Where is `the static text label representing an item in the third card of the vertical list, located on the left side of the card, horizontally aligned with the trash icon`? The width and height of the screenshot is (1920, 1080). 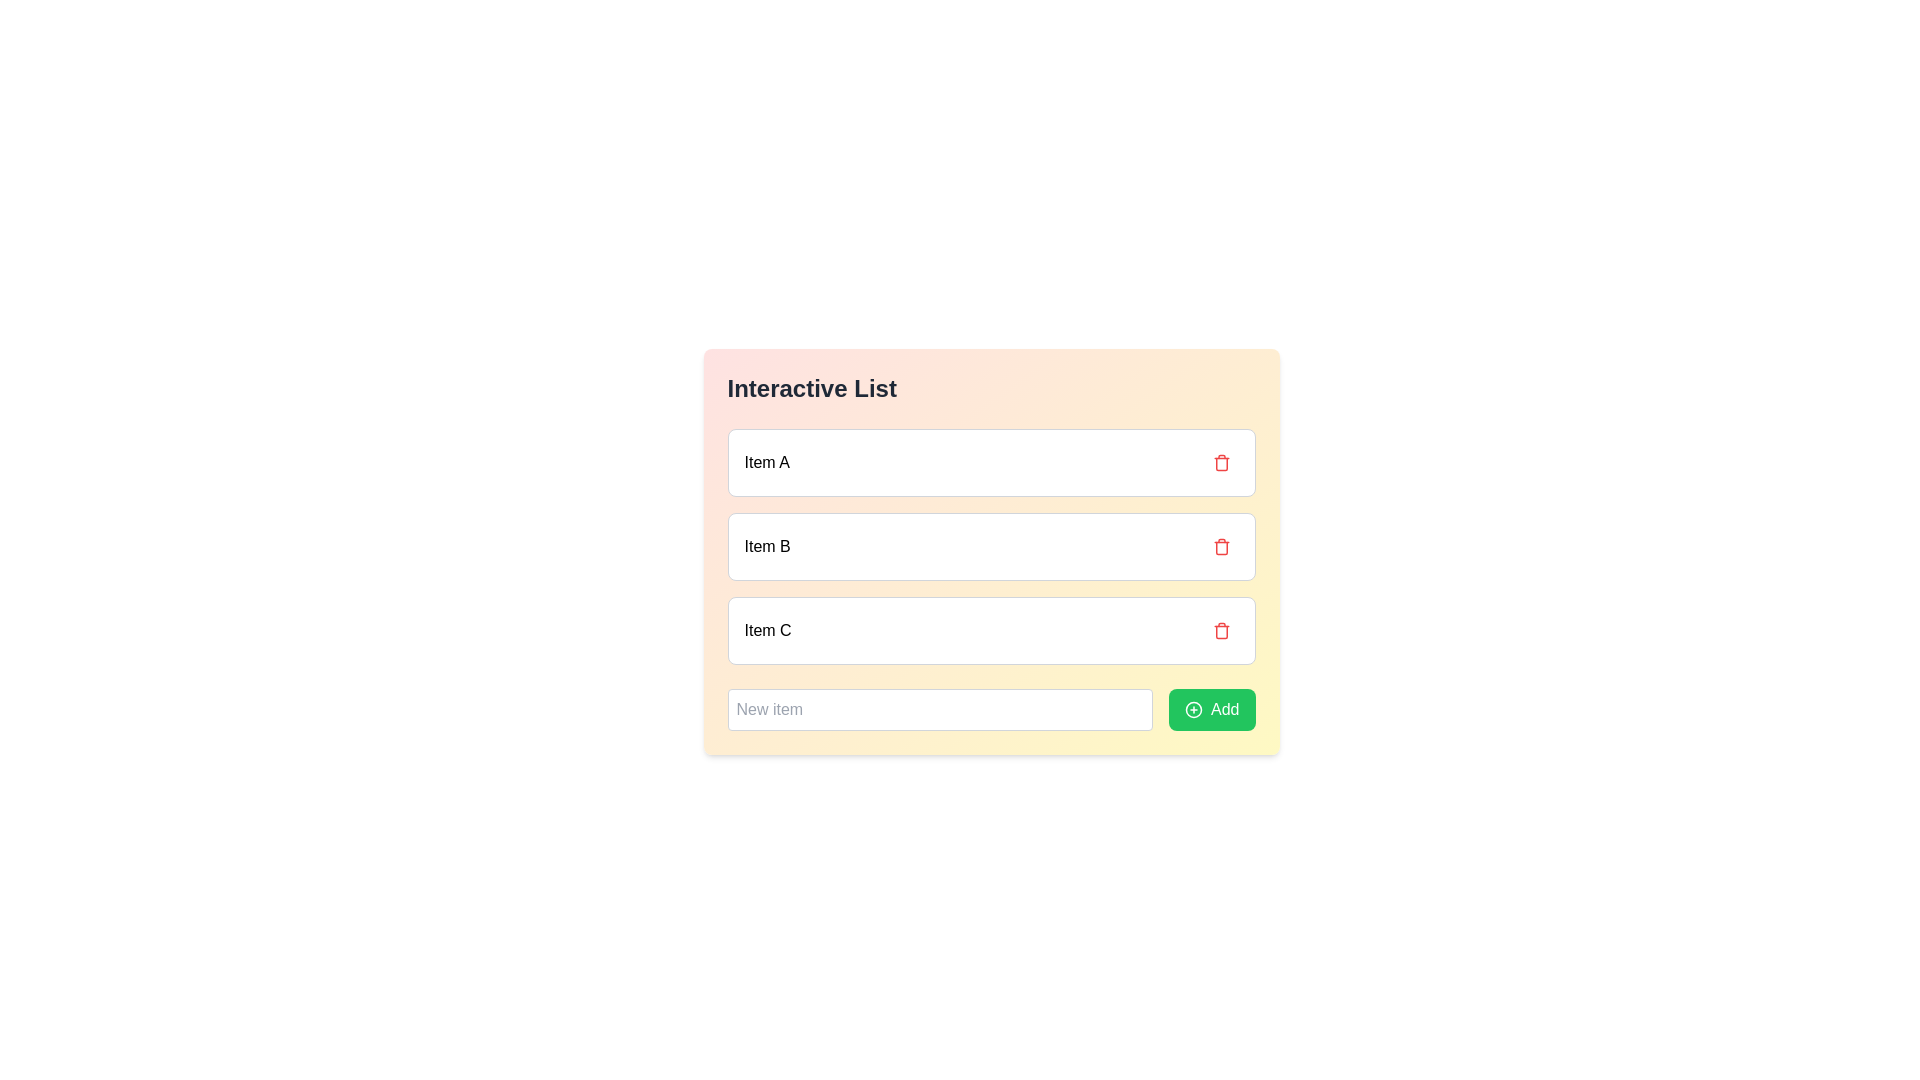 the static text label representing an item in the third card of the vertical list, located on the left side of the card, horizontally aligned with the trash icon is located at coordinates (767, 631).